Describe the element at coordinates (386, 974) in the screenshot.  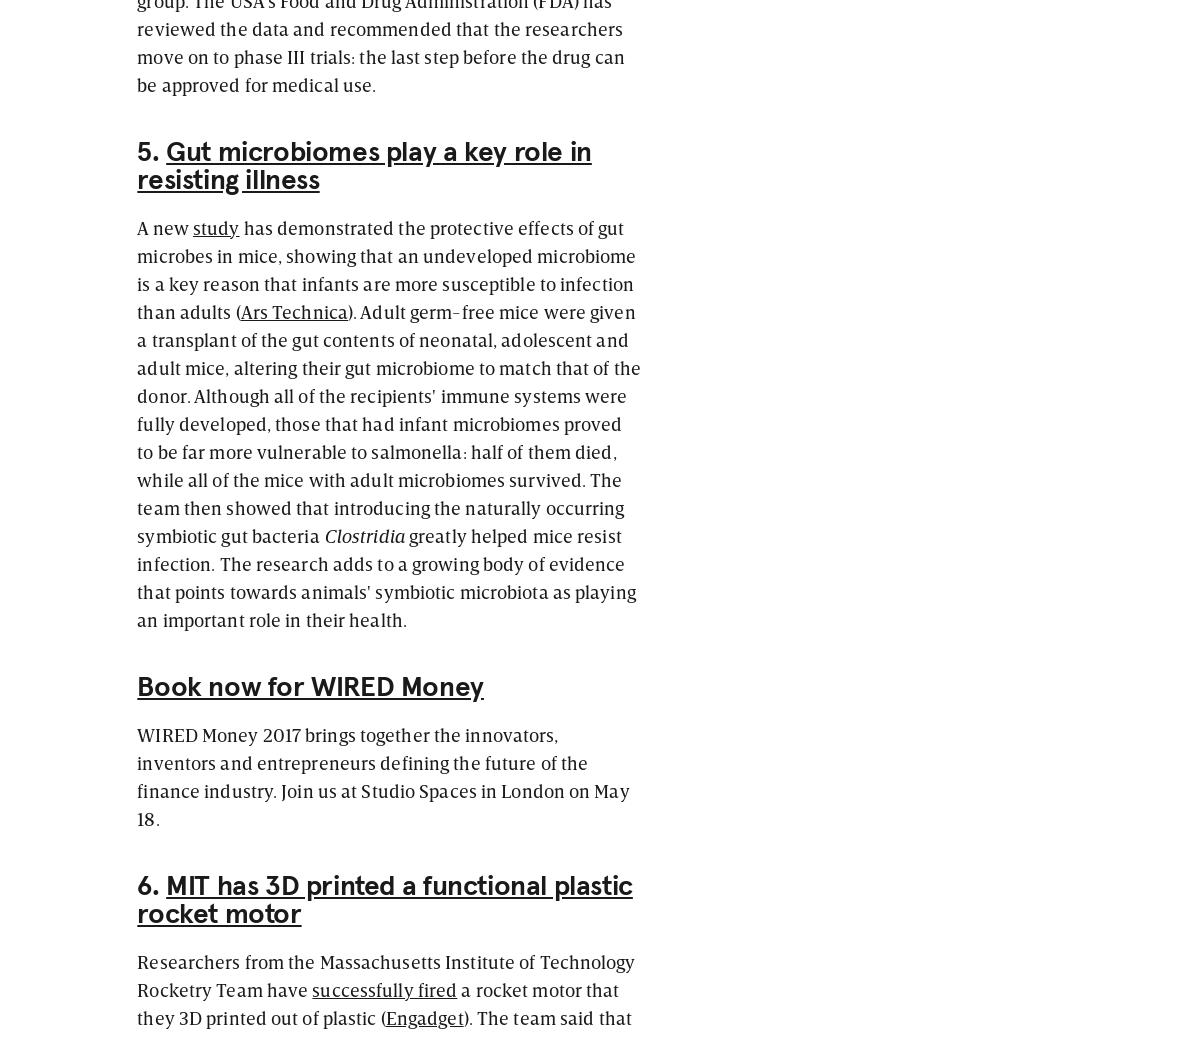
I see `'Researchers from the Massachusetts Institute of Technology Rocketry Team have'` at that location.